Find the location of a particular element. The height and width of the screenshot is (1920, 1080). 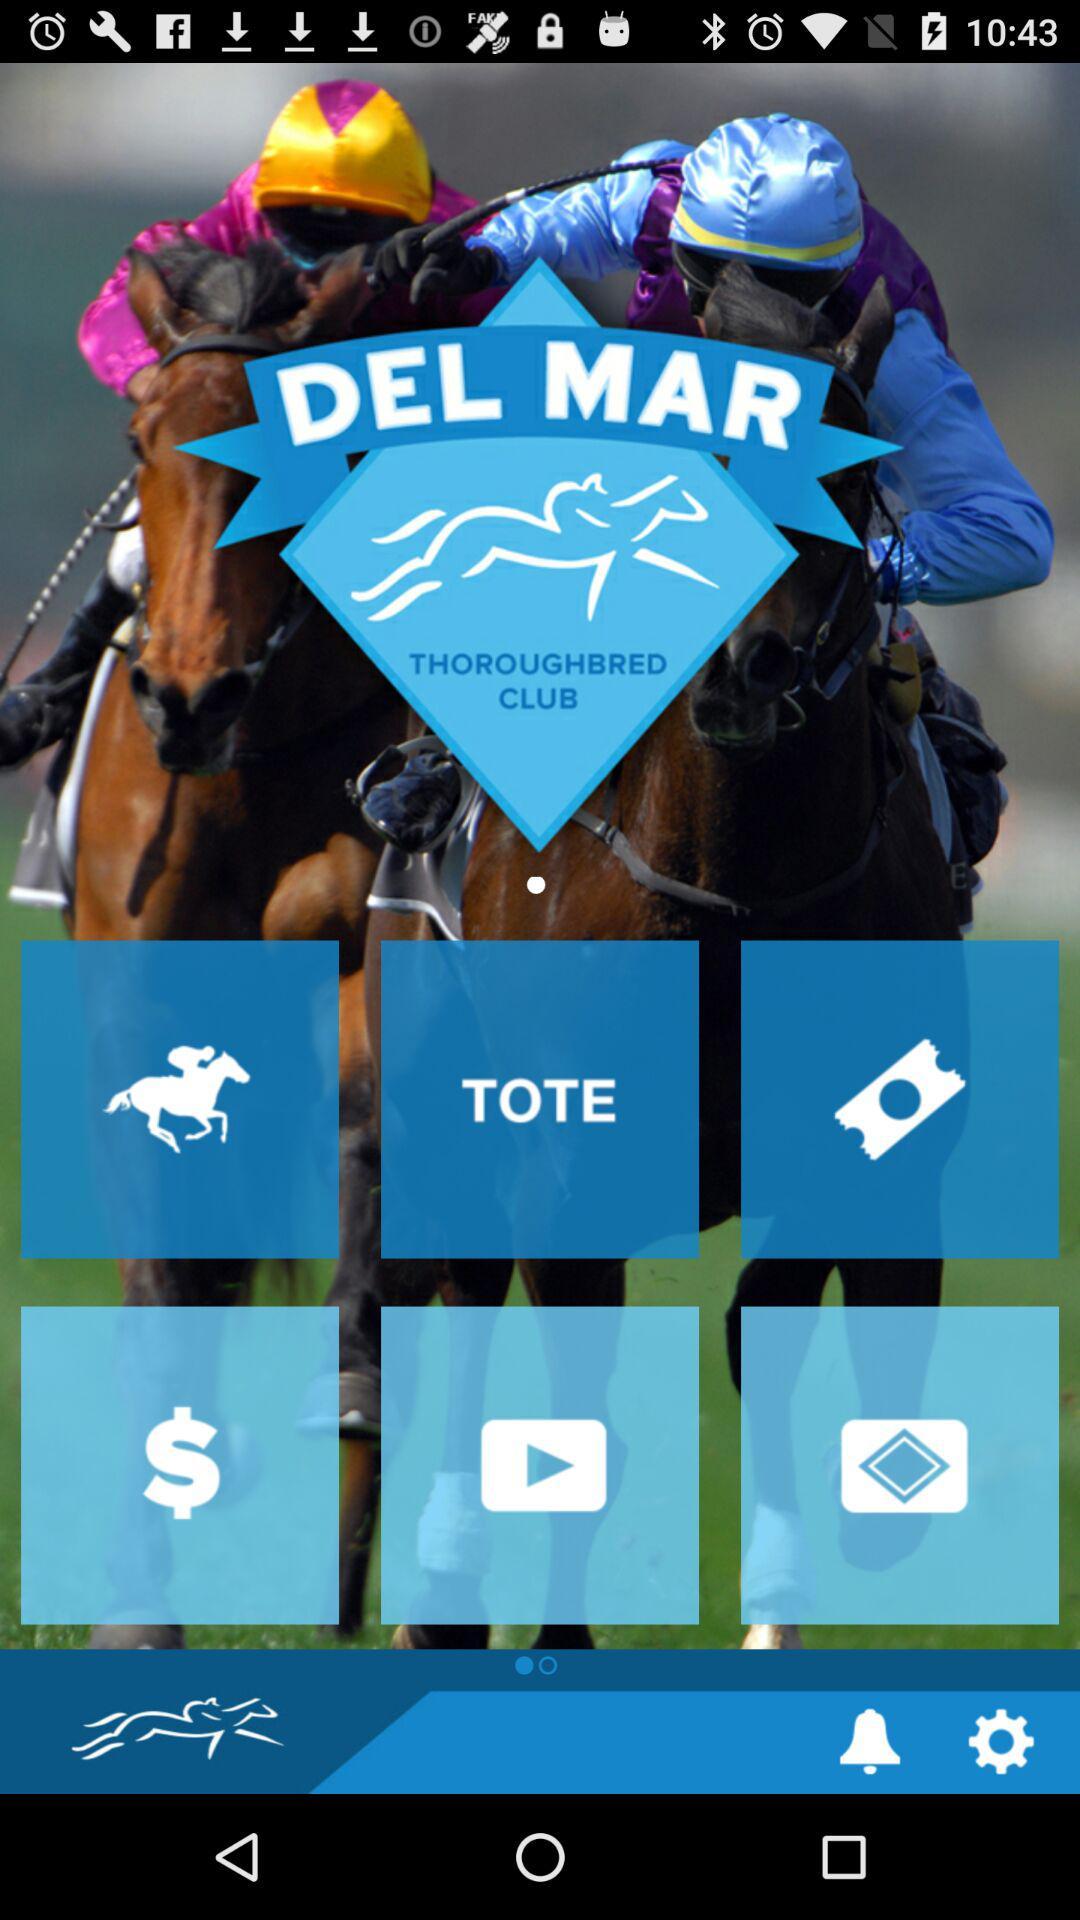

gon tote is located at coordinates (540, 1098).